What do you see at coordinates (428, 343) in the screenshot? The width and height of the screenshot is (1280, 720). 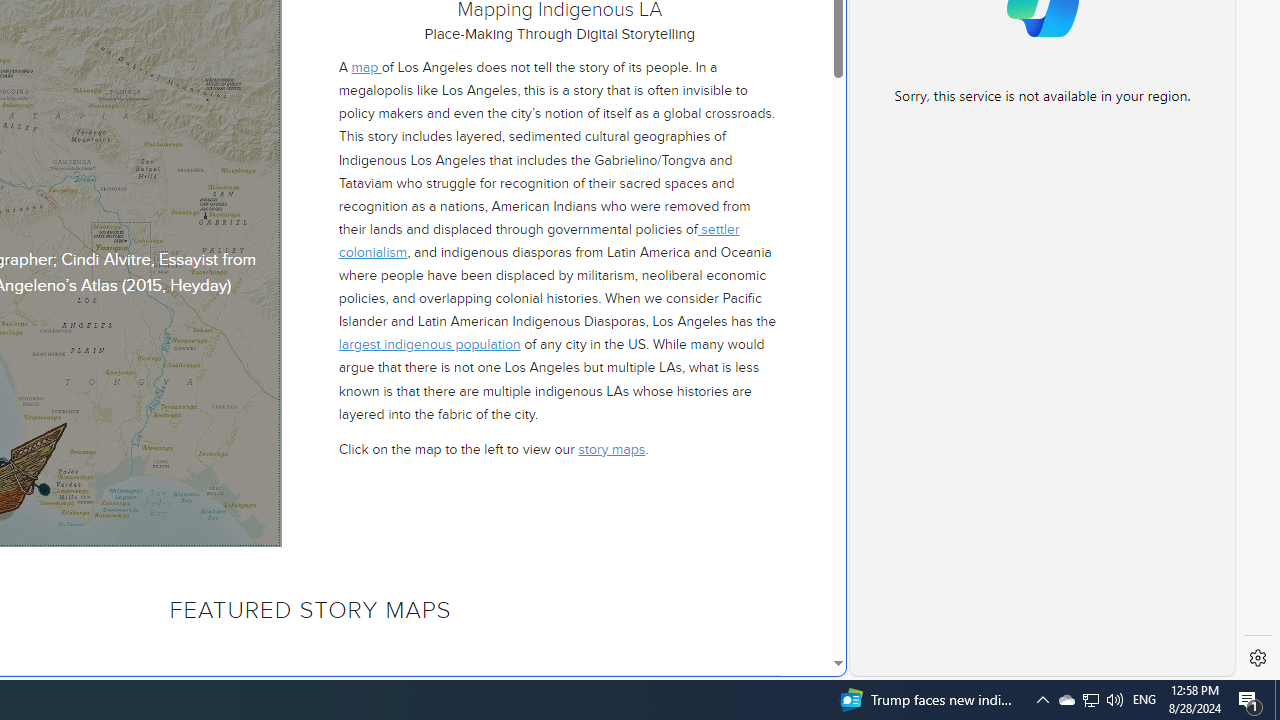 I see `'largest indigenous population'` at bounding box center [428, 343].